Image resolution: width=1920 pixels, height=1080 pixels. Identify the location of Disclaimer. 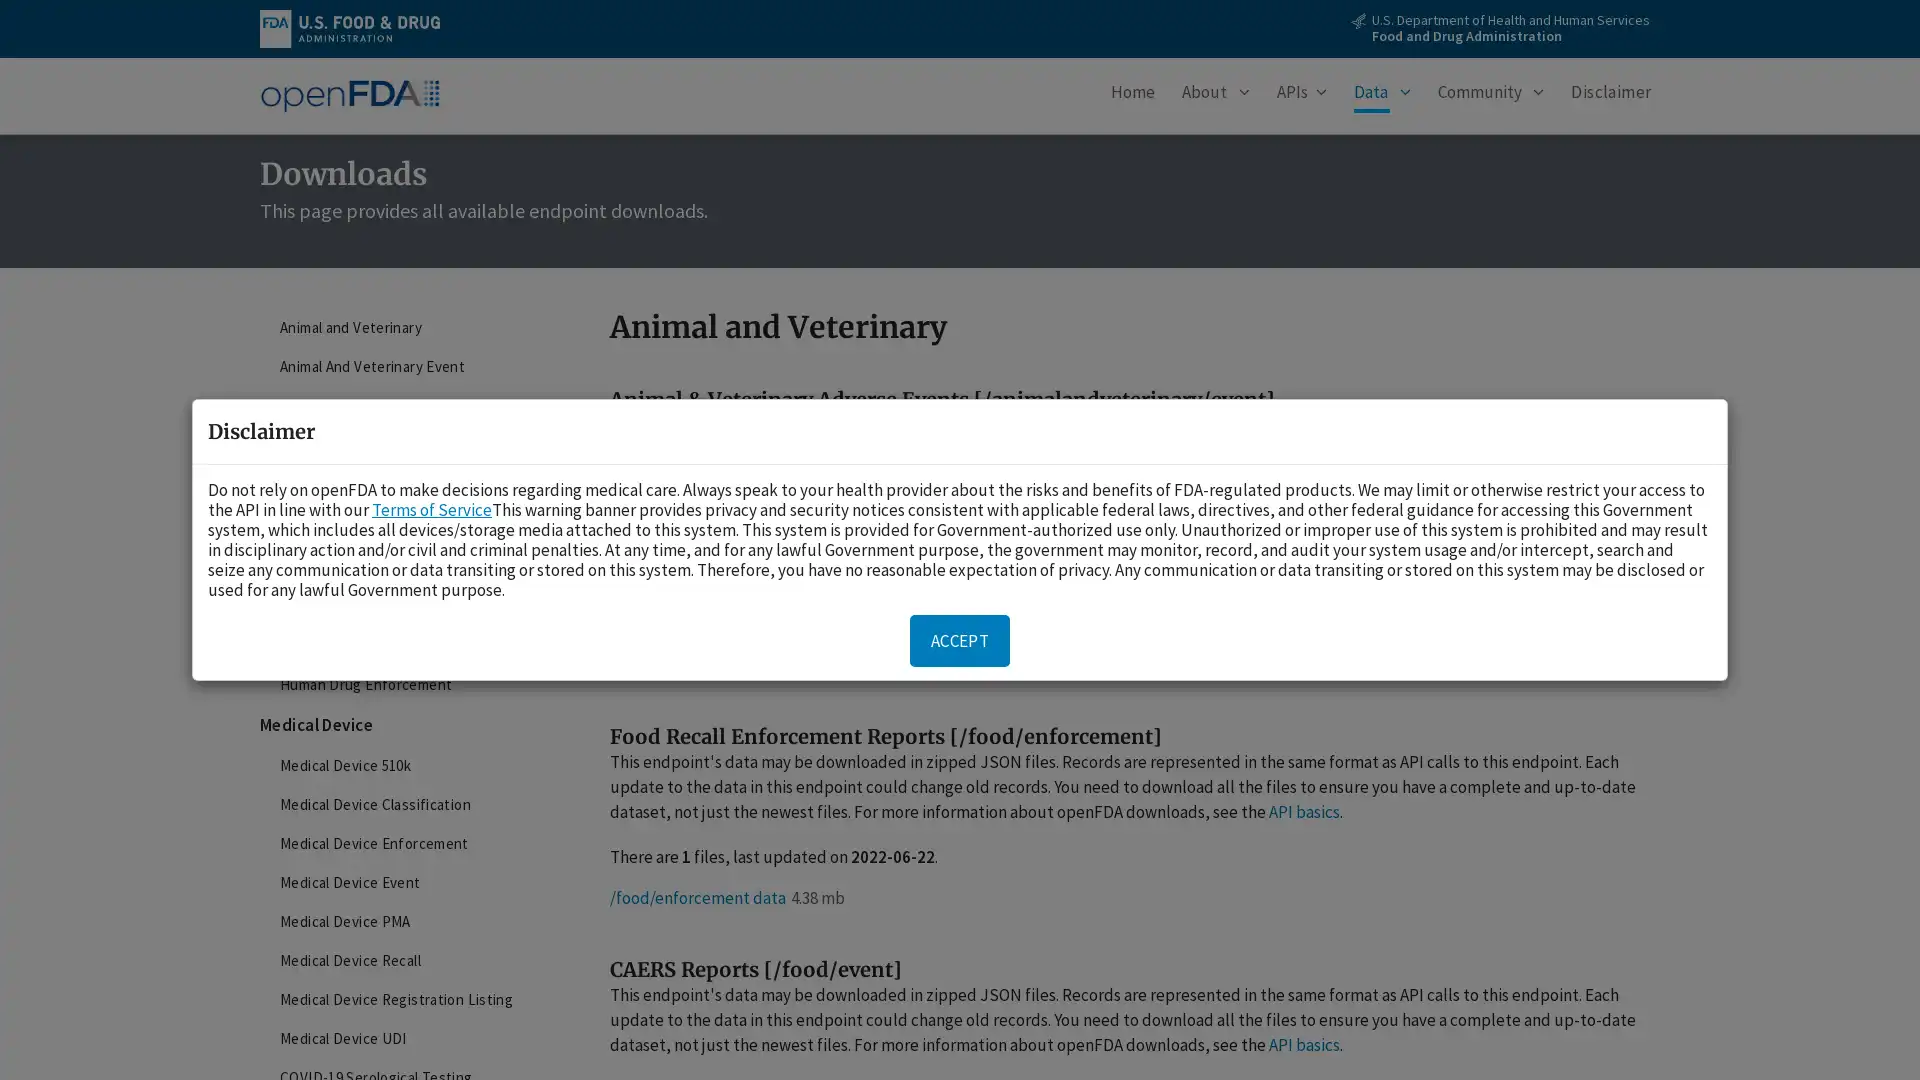
(1611, 96).